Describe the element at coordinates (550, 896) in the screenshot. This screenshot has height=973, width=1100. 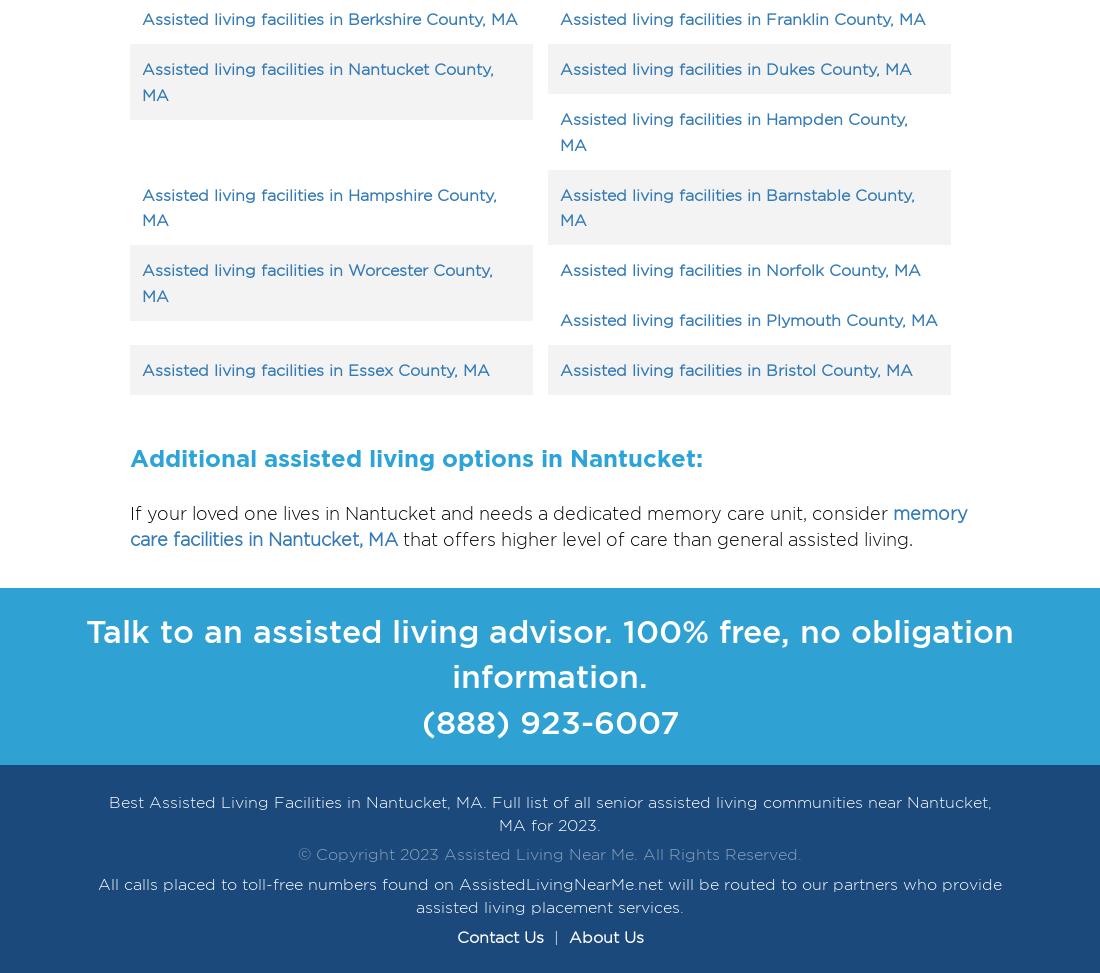
I see `'All calls placed to toll-free numbers found on AssistedLivingNearMe.net will be routed to our partners who provide assisted living placement services.'` at that location.